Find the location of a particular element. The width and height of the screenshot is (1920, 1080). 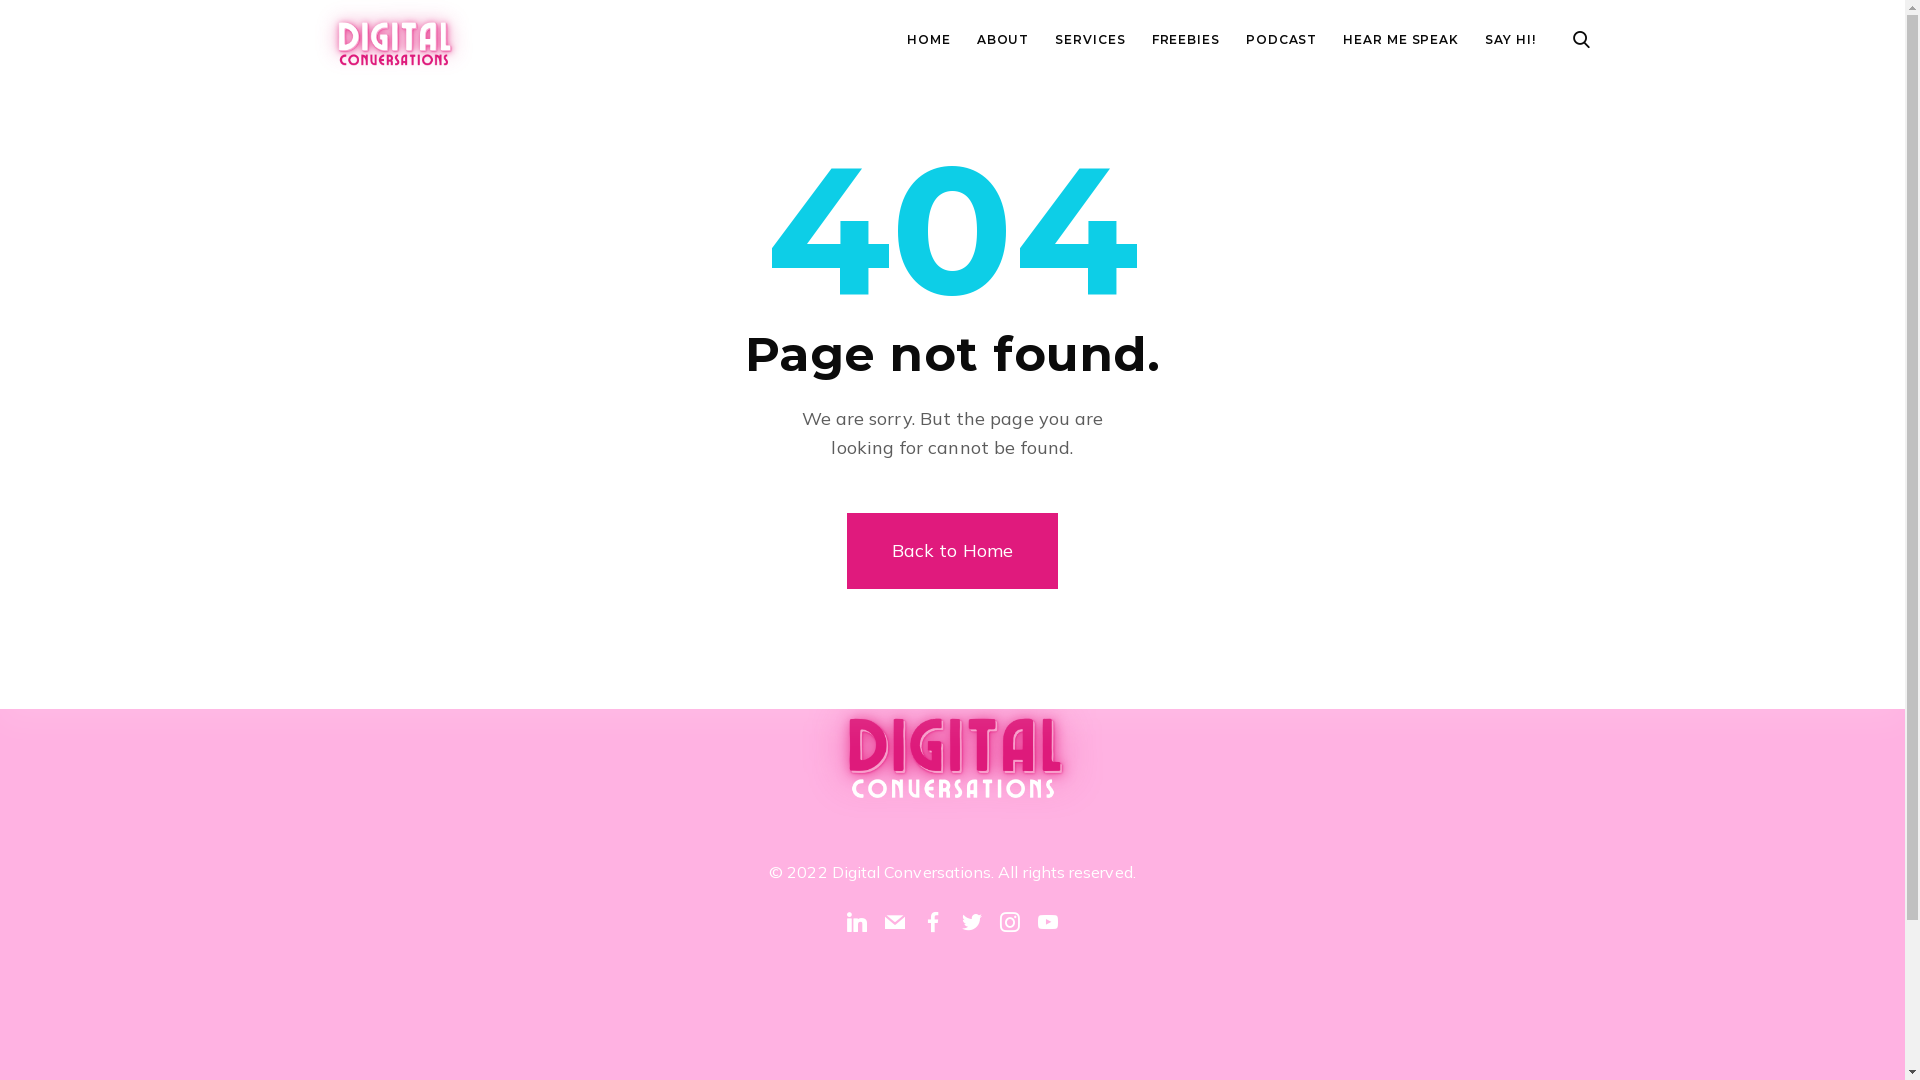

'SAY HI!' is located at coordinates (1510, 39).